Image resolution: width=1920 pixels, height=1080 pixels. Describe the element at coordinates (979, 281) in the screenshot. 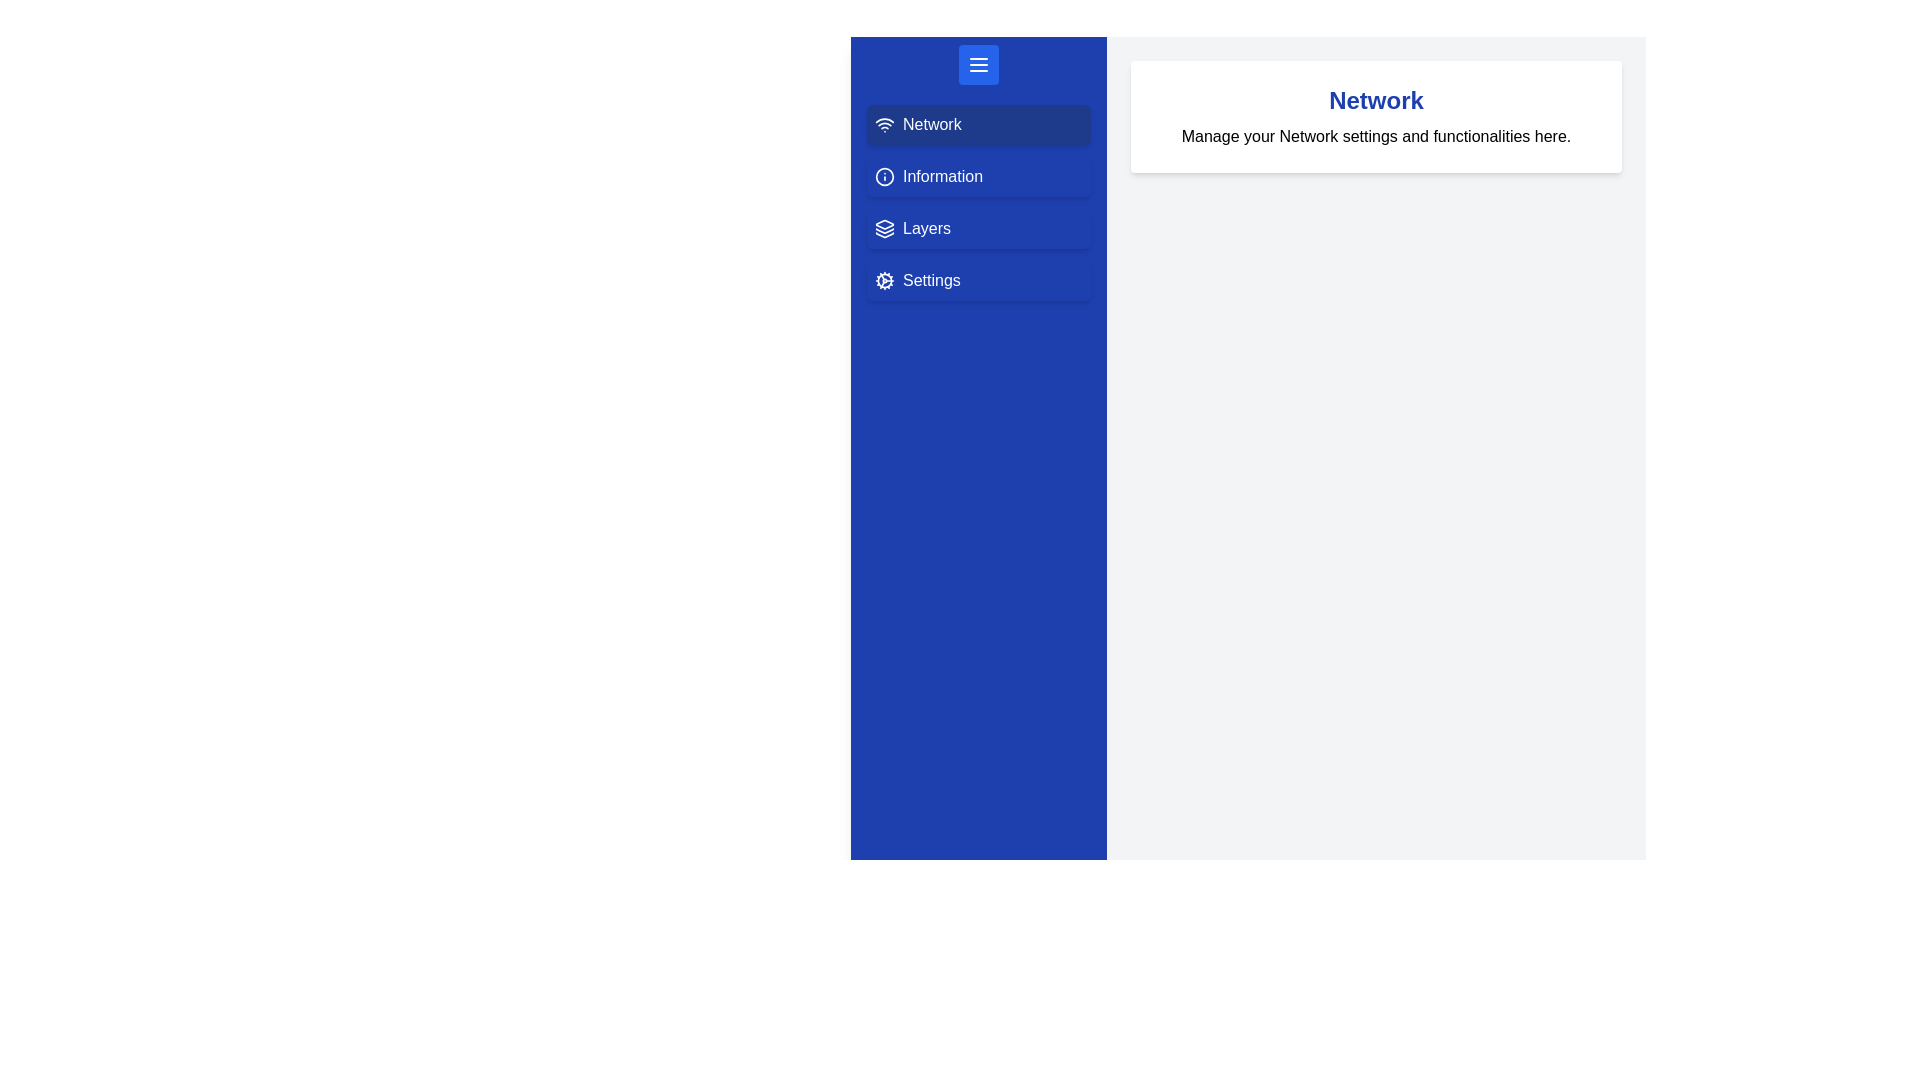

I see `the menu option Settings from the drawer` at that location.